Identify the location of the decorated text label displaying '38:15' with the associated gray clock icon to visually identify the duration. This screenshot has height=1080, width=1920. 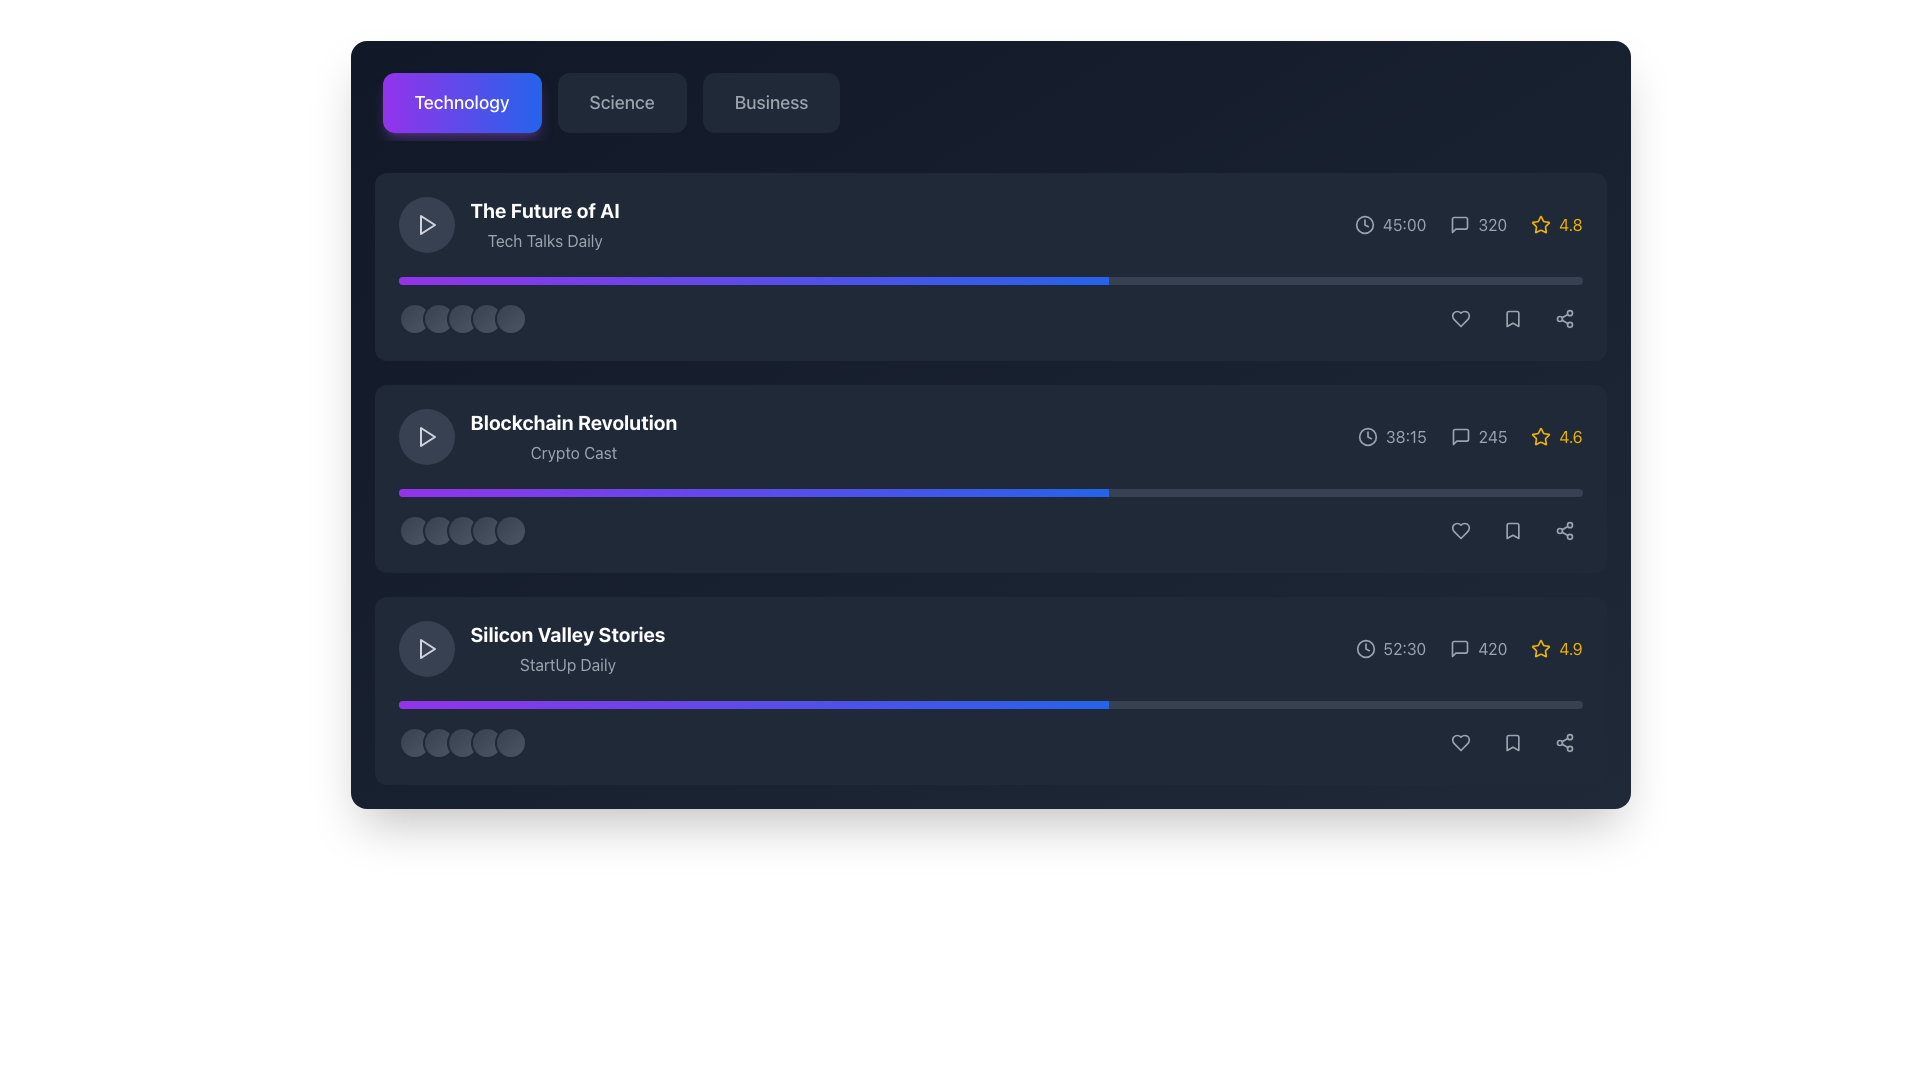
(1391, 435).